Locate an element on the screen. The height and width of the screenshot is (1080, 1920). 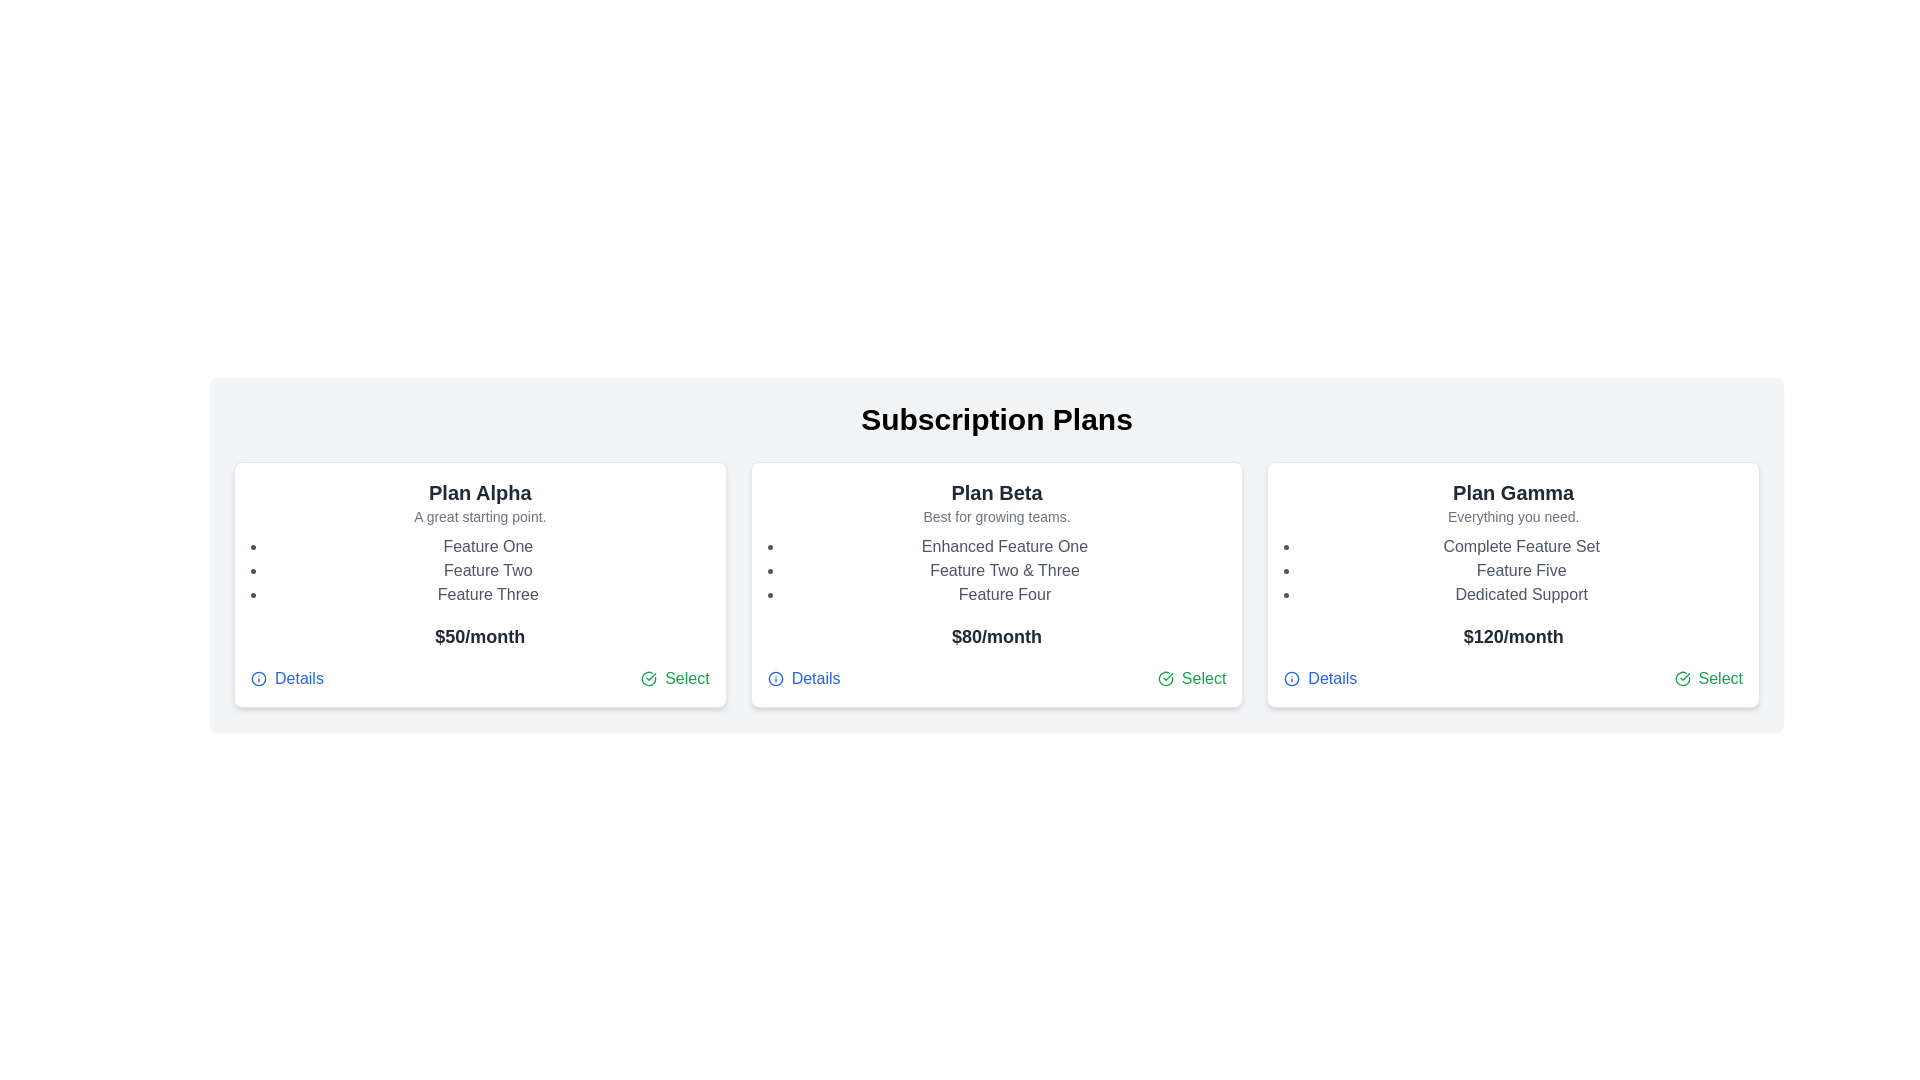
the Text label displaying 'Feature Three', which is the third entry in the bulleted list under the 'Plan Alpha' section is located at coordinates (488, 593).